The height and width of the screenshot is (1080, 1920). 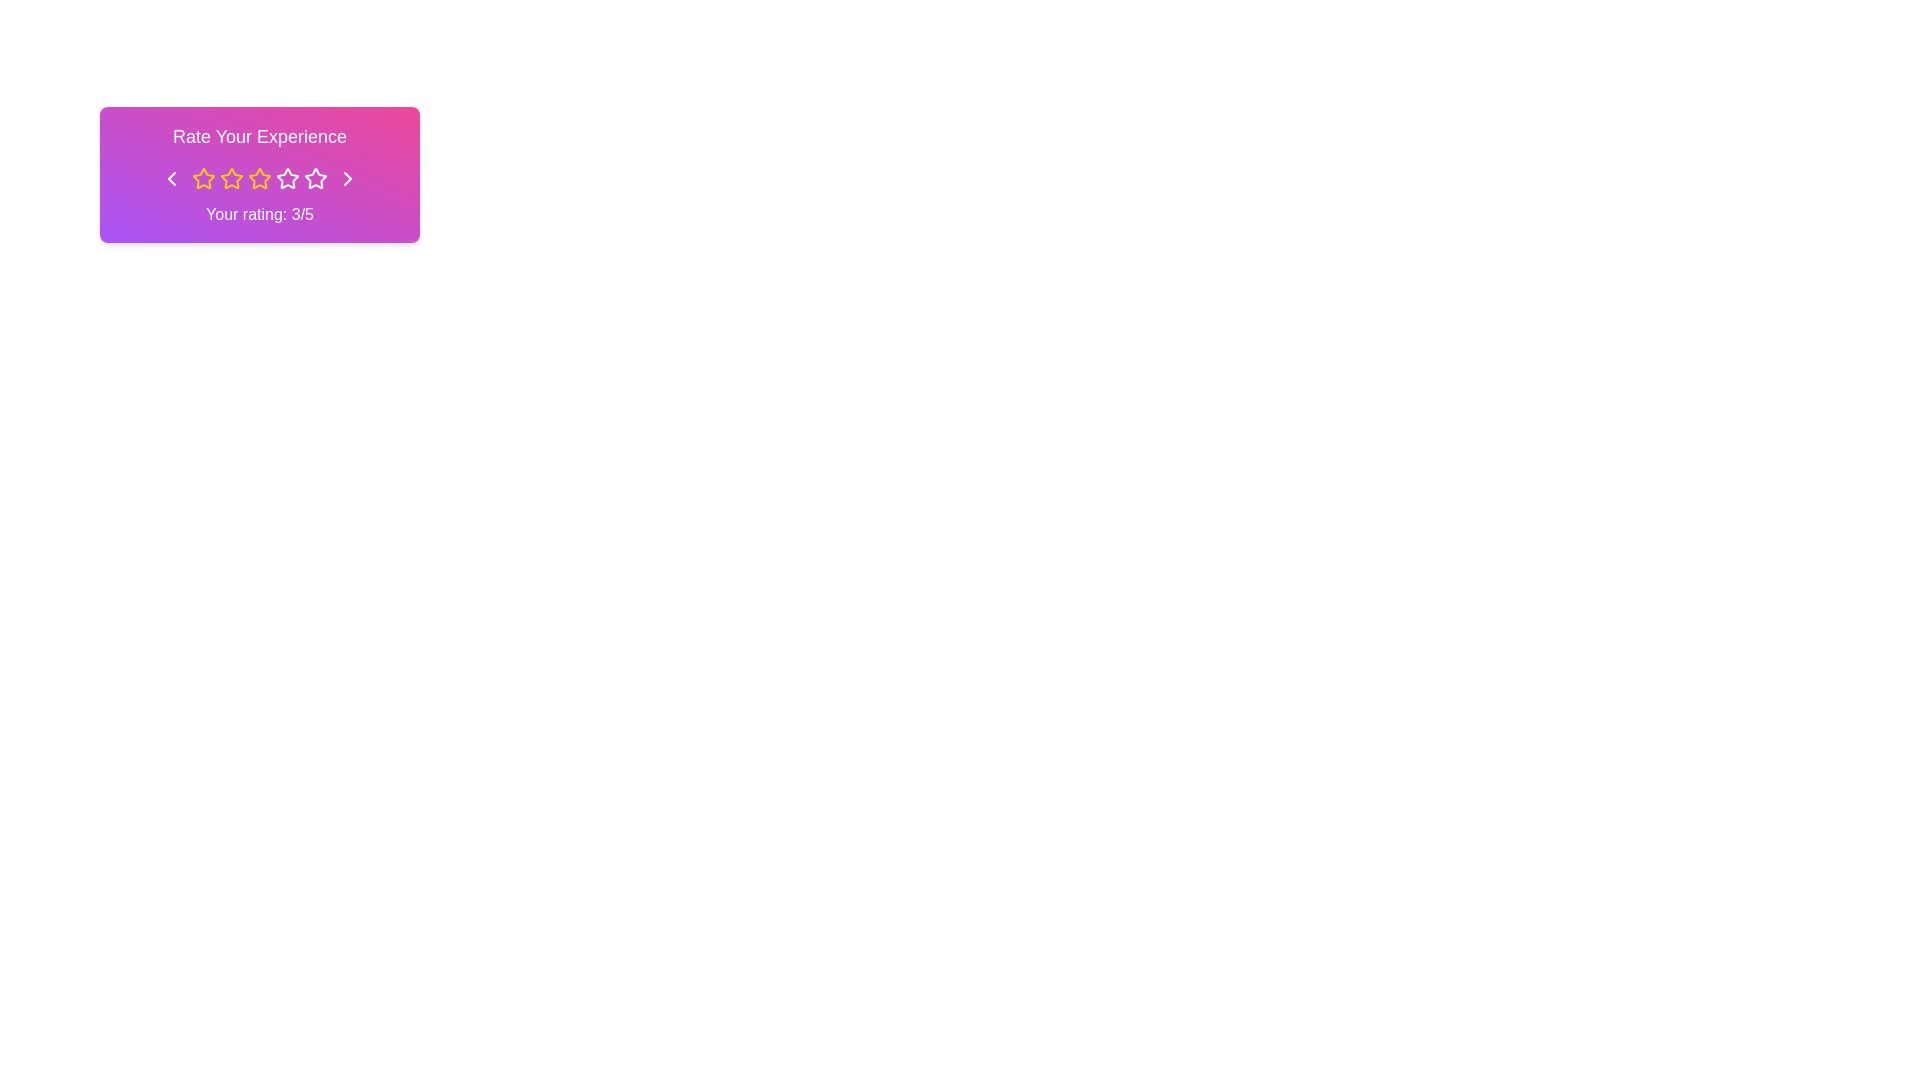 I want to click on the third star icon in the rating system, so click(x=231, y=177).